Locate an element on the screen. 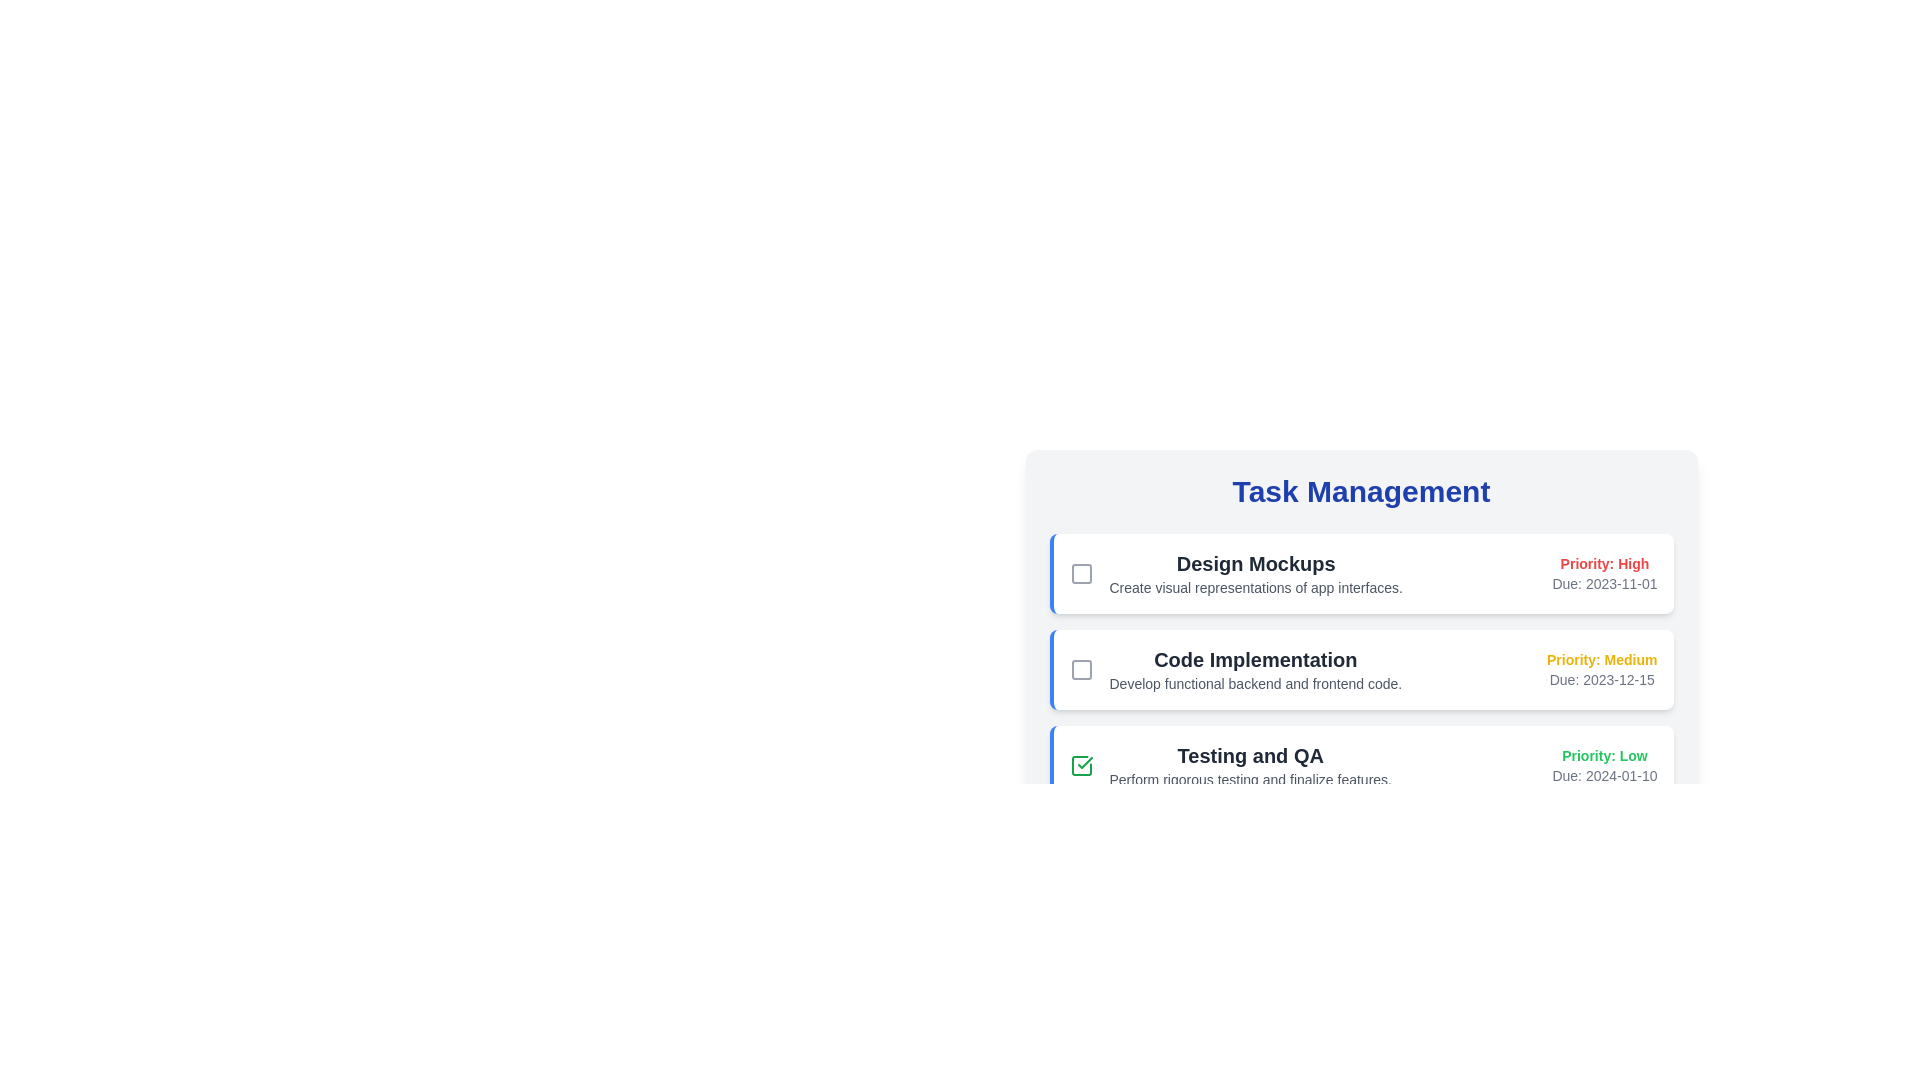 Image resolution: width=1920 pixels, height=1080 pixels. the descriptive label for the task in the 'Task Management' interface, which is the last item in a vertical list and provides details about the task is located at coordinates (1249, 765).